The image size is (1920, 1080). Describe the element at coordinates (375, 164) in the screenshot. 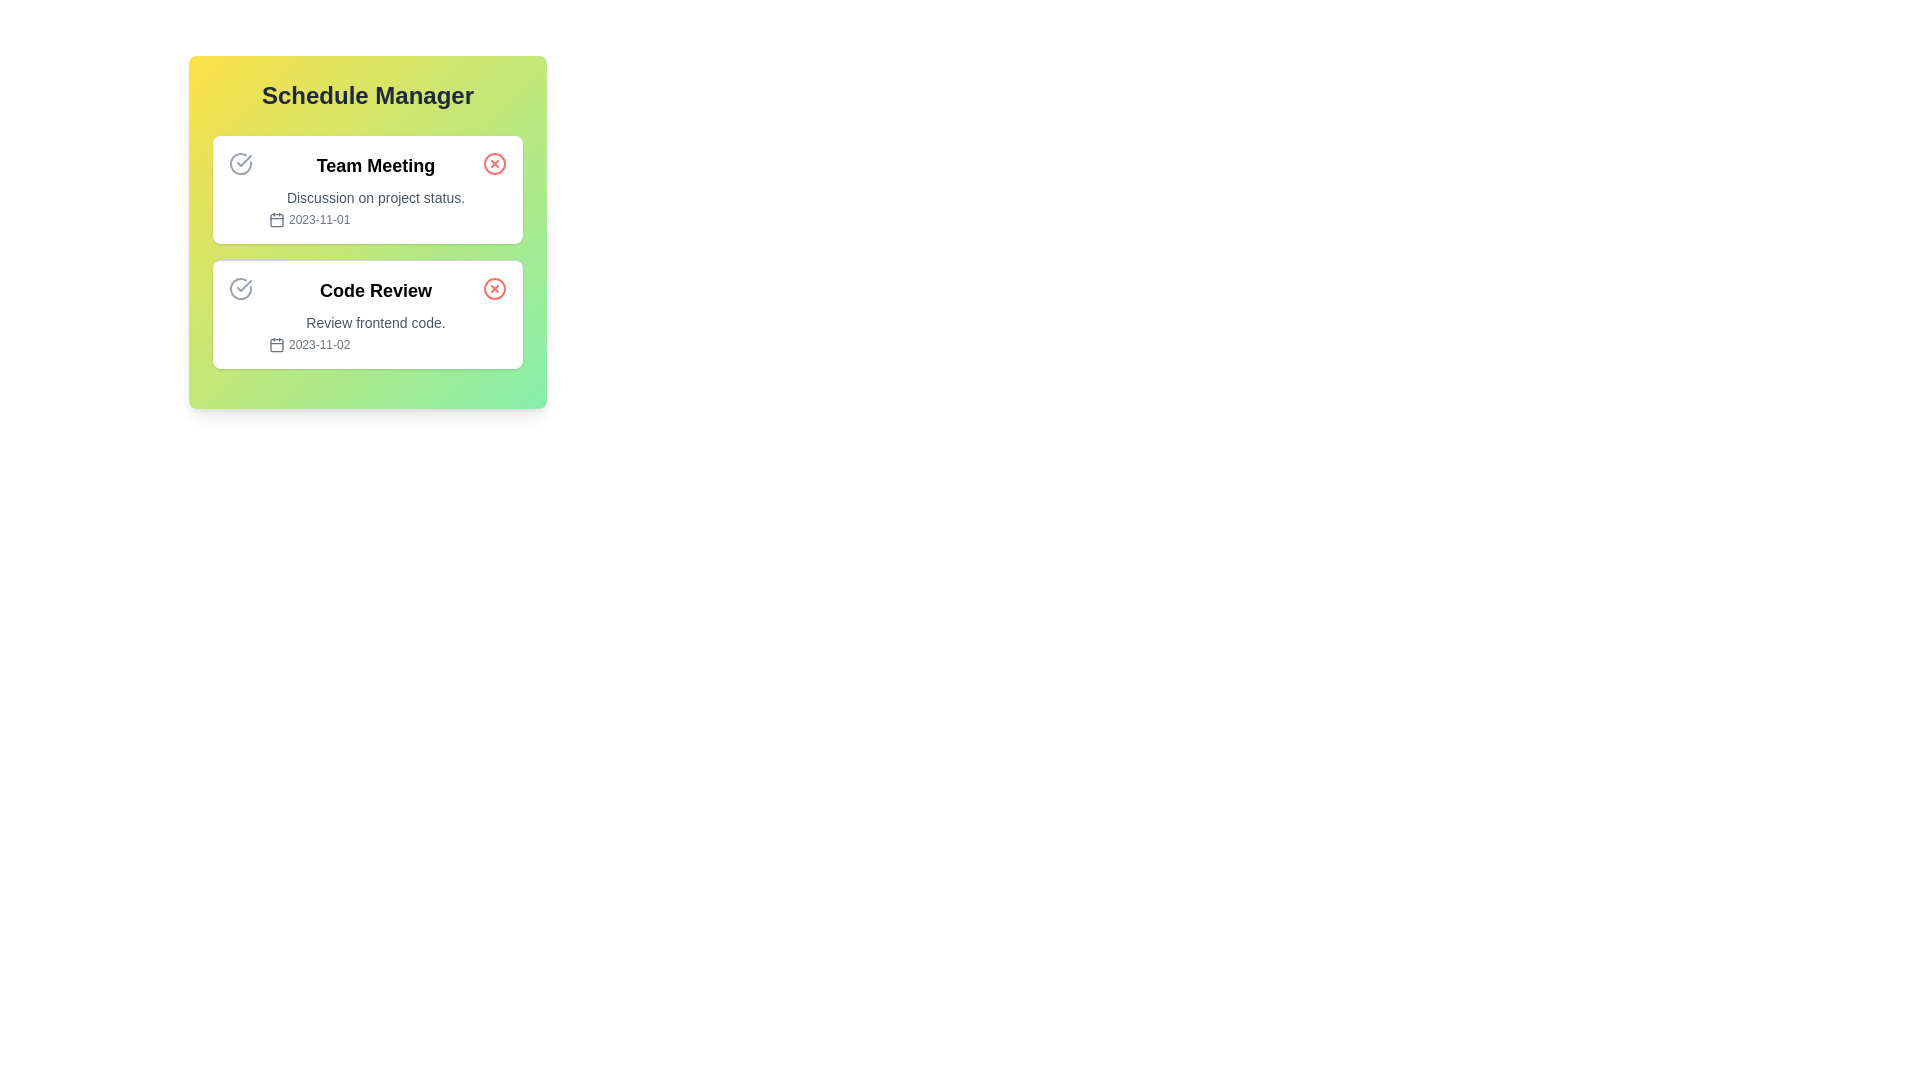

I see `text label displaying the heading of the scheduled event, which shows 'Team Meeting'` at that location.